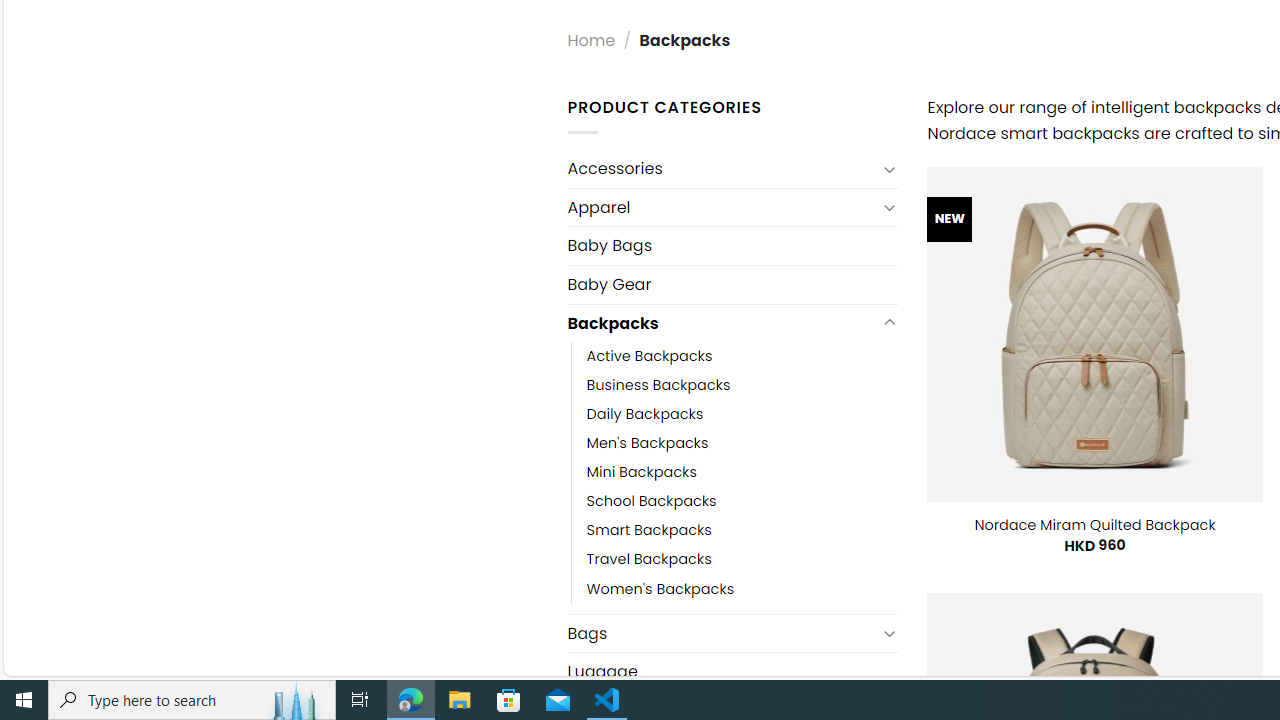 This screenshot has height=720, width=1280. I want to click on 'Mini Backpacks', so click(641, 473).